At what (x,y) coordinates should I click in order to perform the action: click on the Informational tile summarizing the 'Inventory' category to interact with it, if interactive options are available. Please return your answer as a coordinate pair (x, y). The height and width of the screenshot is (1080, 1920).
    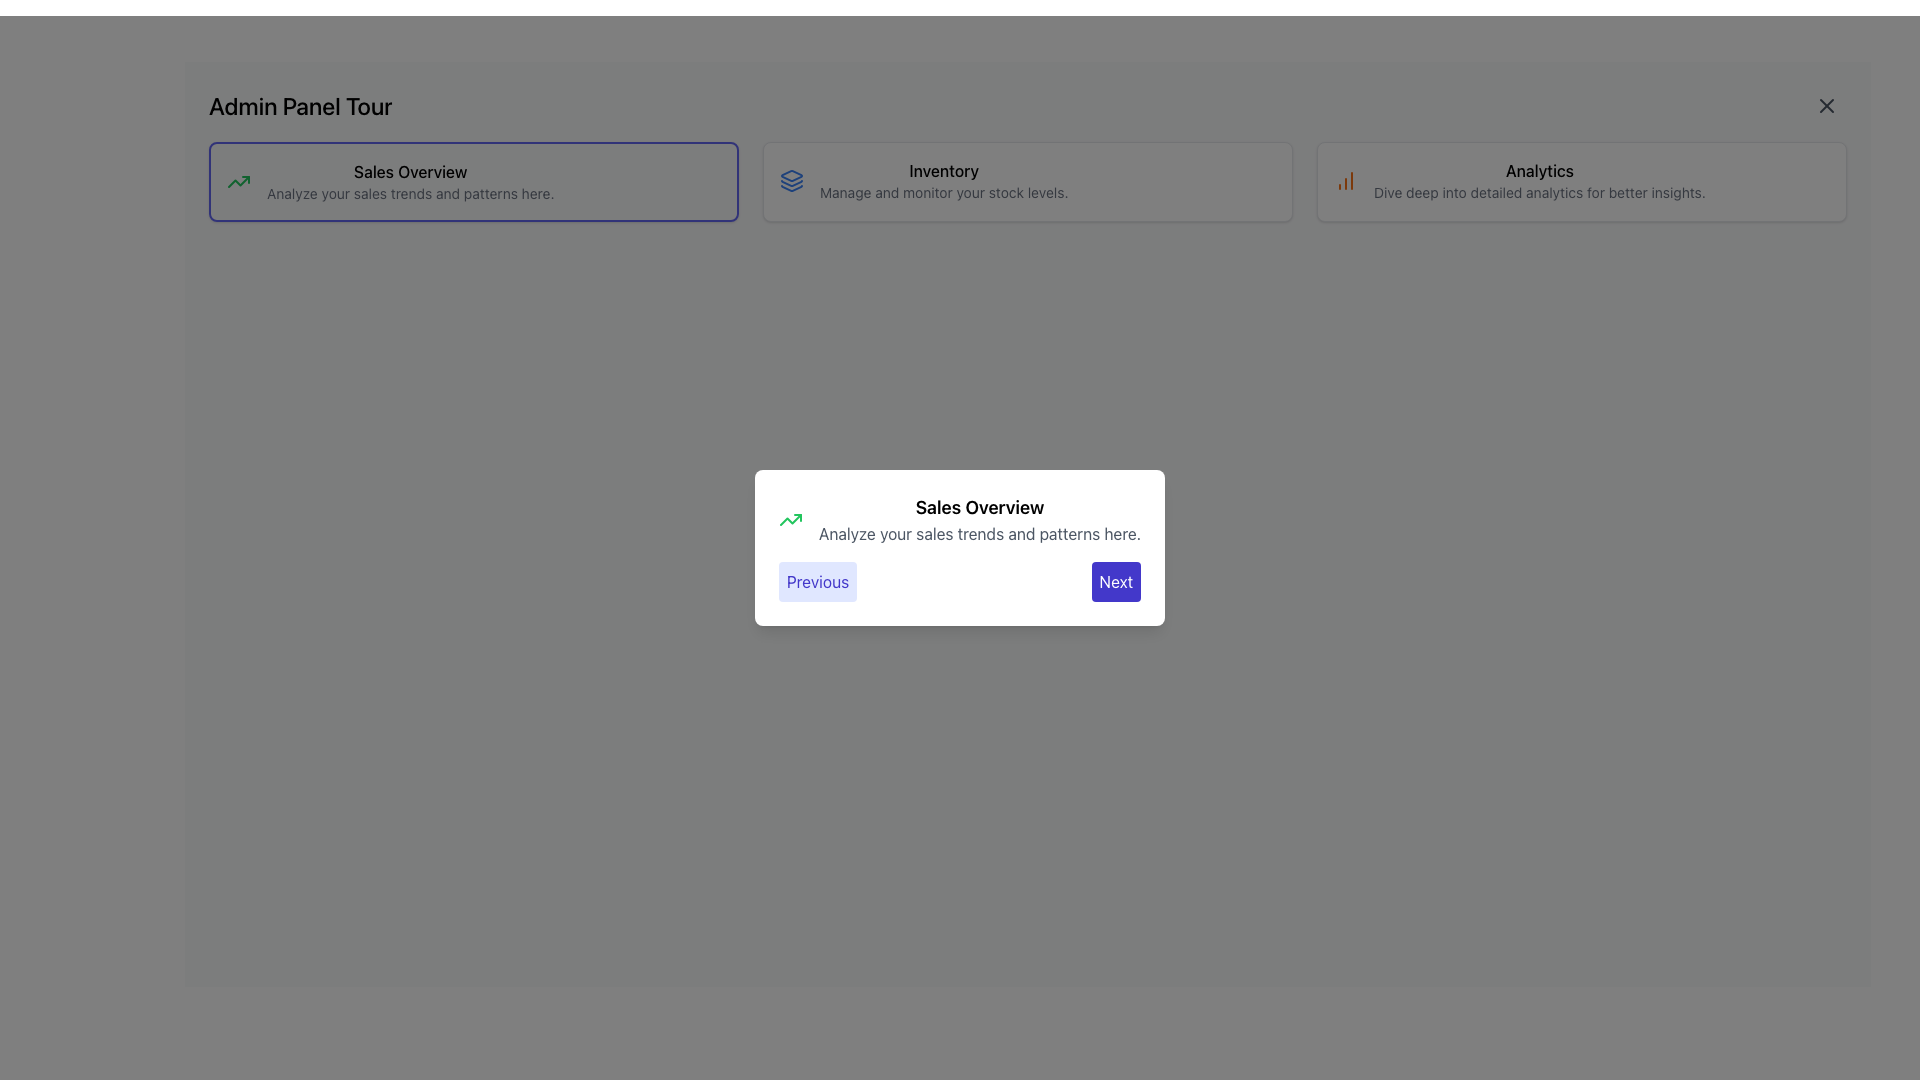
    Looking at the image, I should click on (1027, 181).